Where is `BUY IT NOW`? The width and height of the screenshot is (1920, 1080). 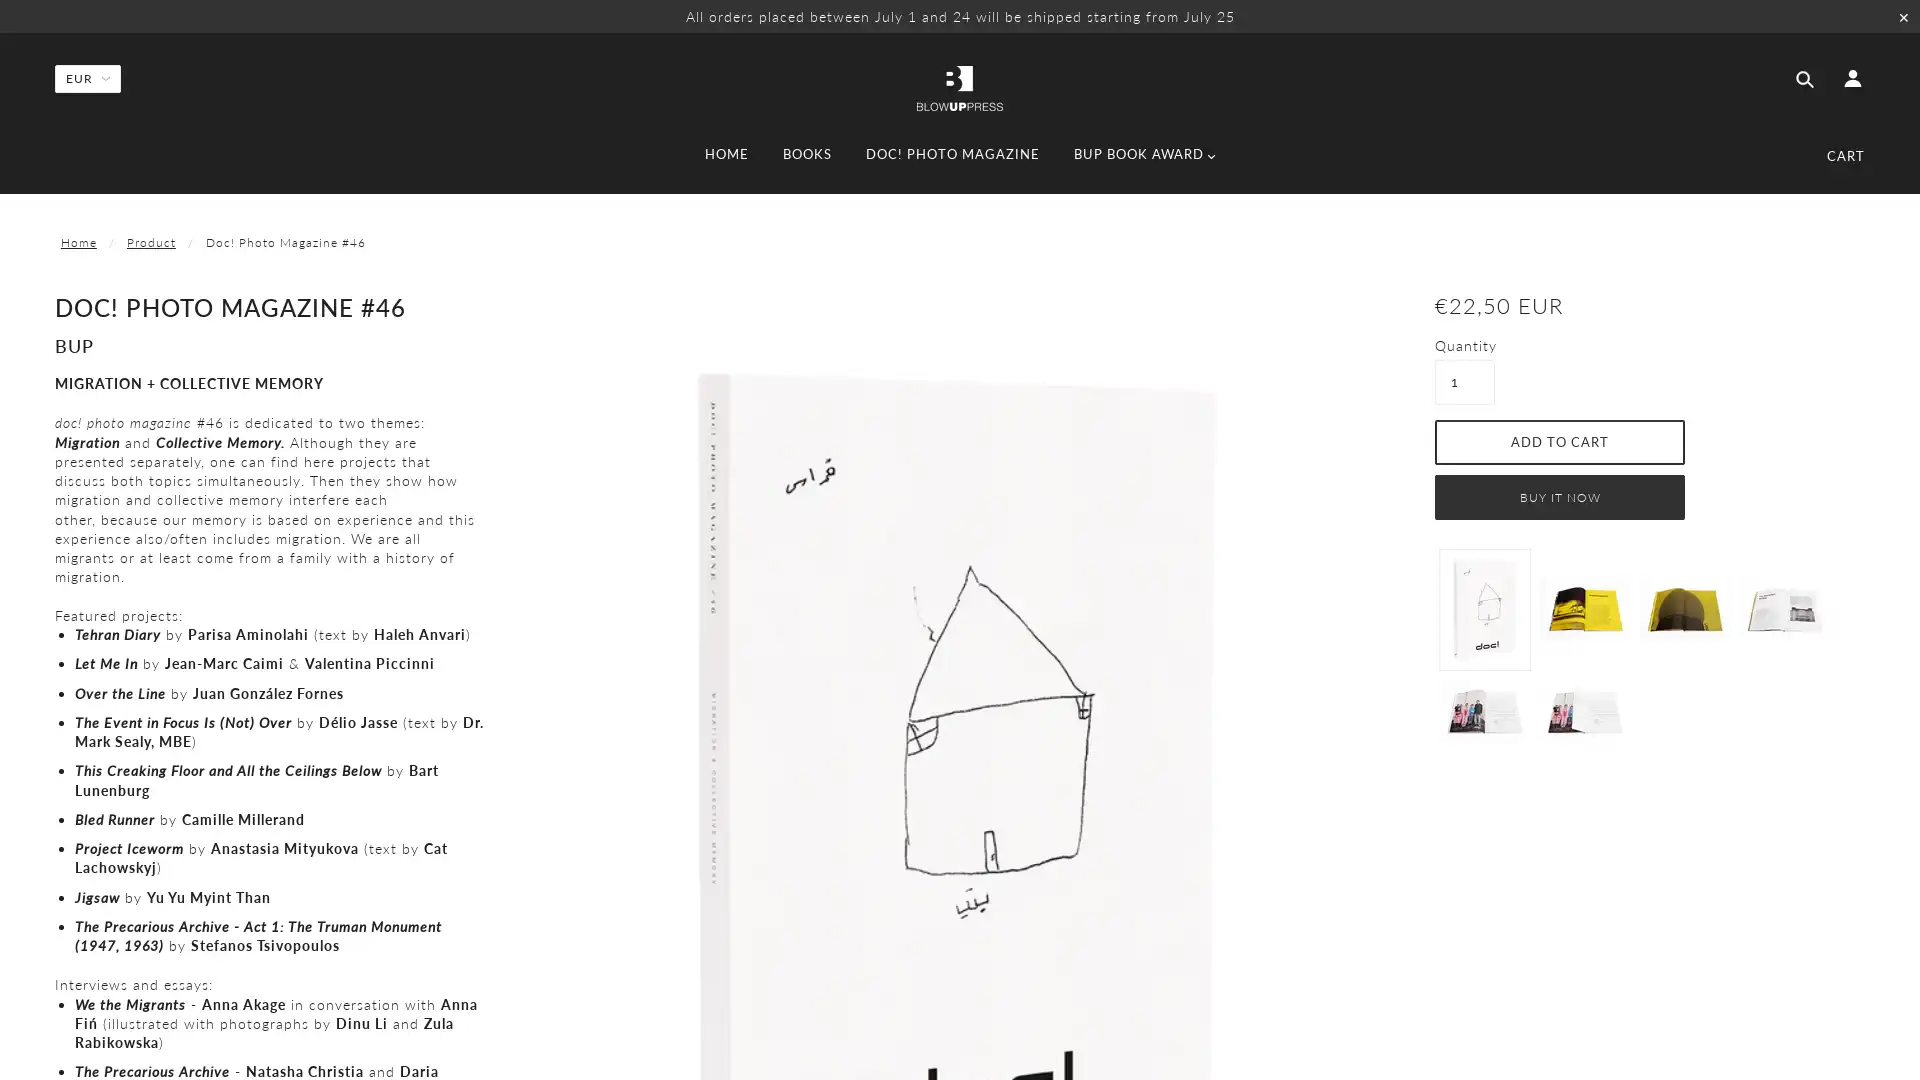
BUY IT NOW is located at coordinates (1559, 495).